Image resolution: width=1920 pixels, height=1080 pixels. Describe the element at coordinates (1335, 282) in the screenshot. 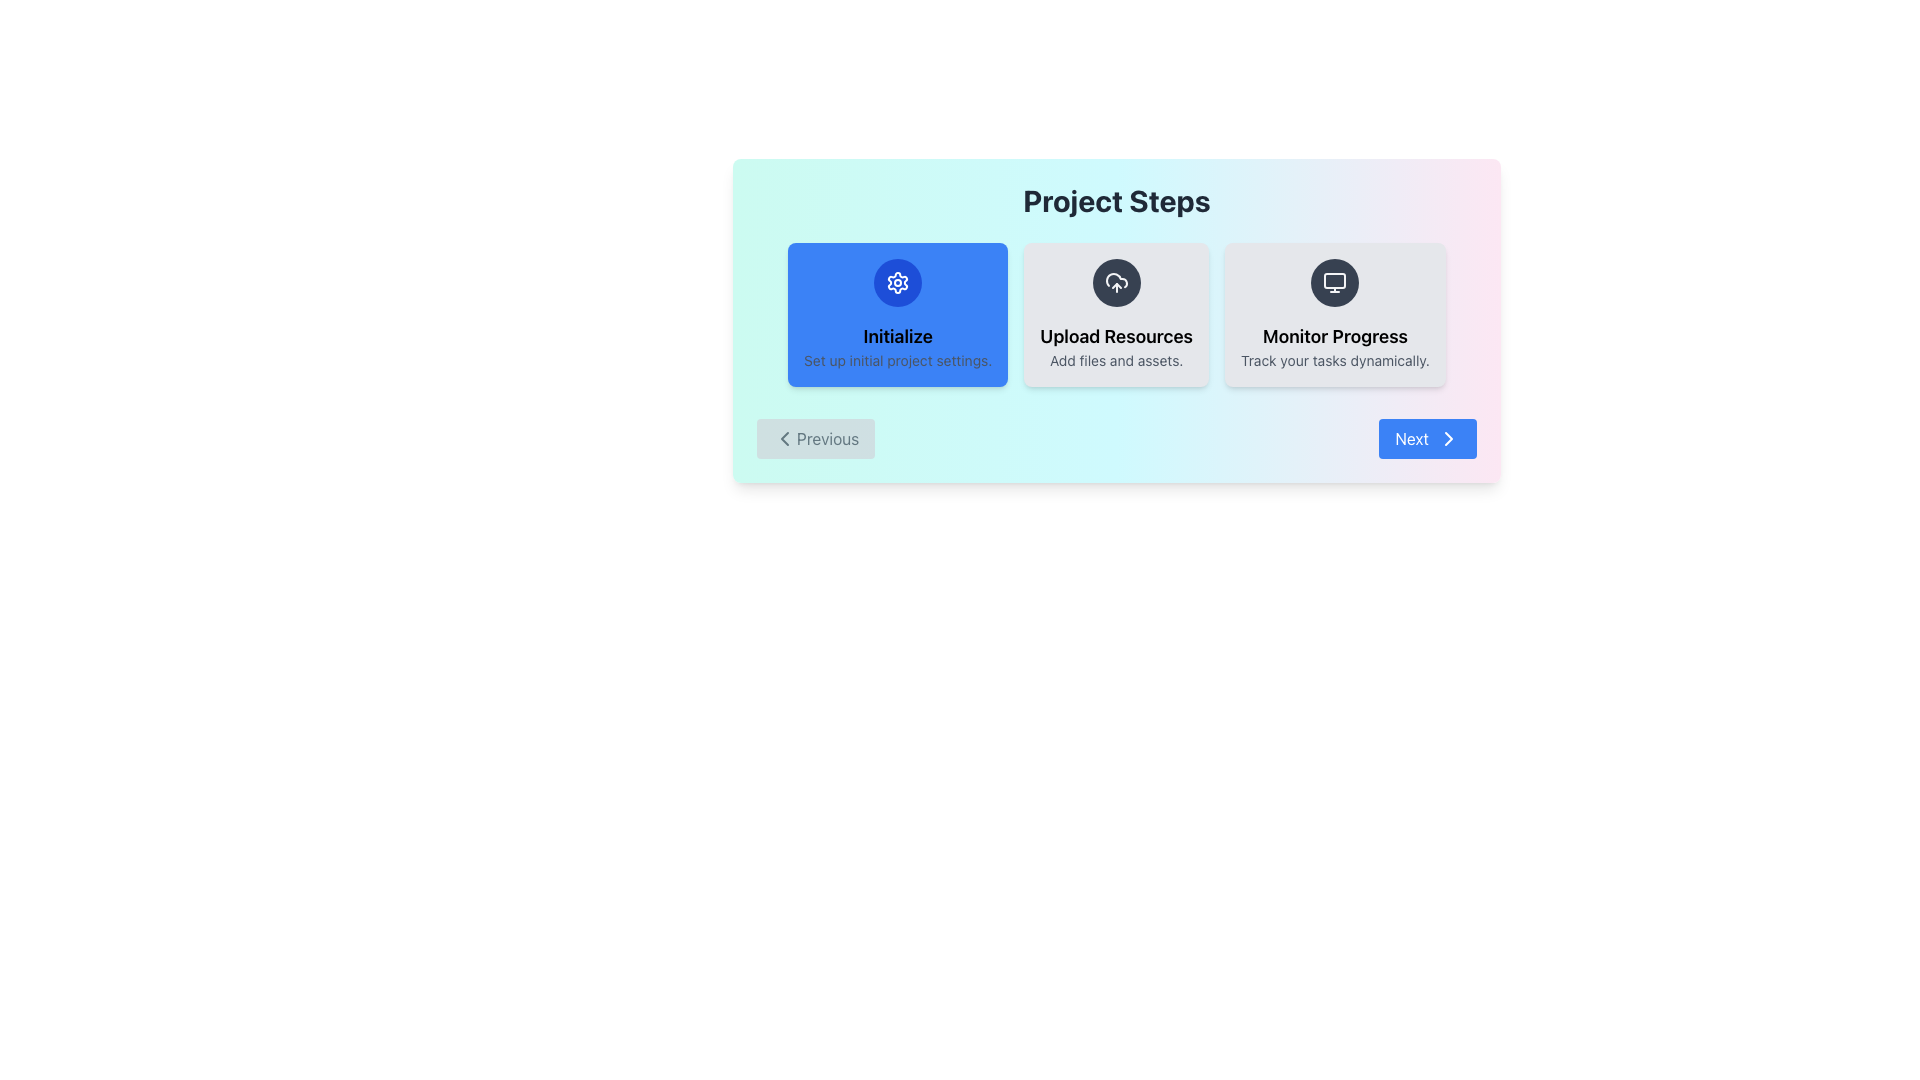

I see `the computer monitor SVG icon located in the third card under the 'Monitor Progress' text, which is centered within a dark gray circular background` at that location.